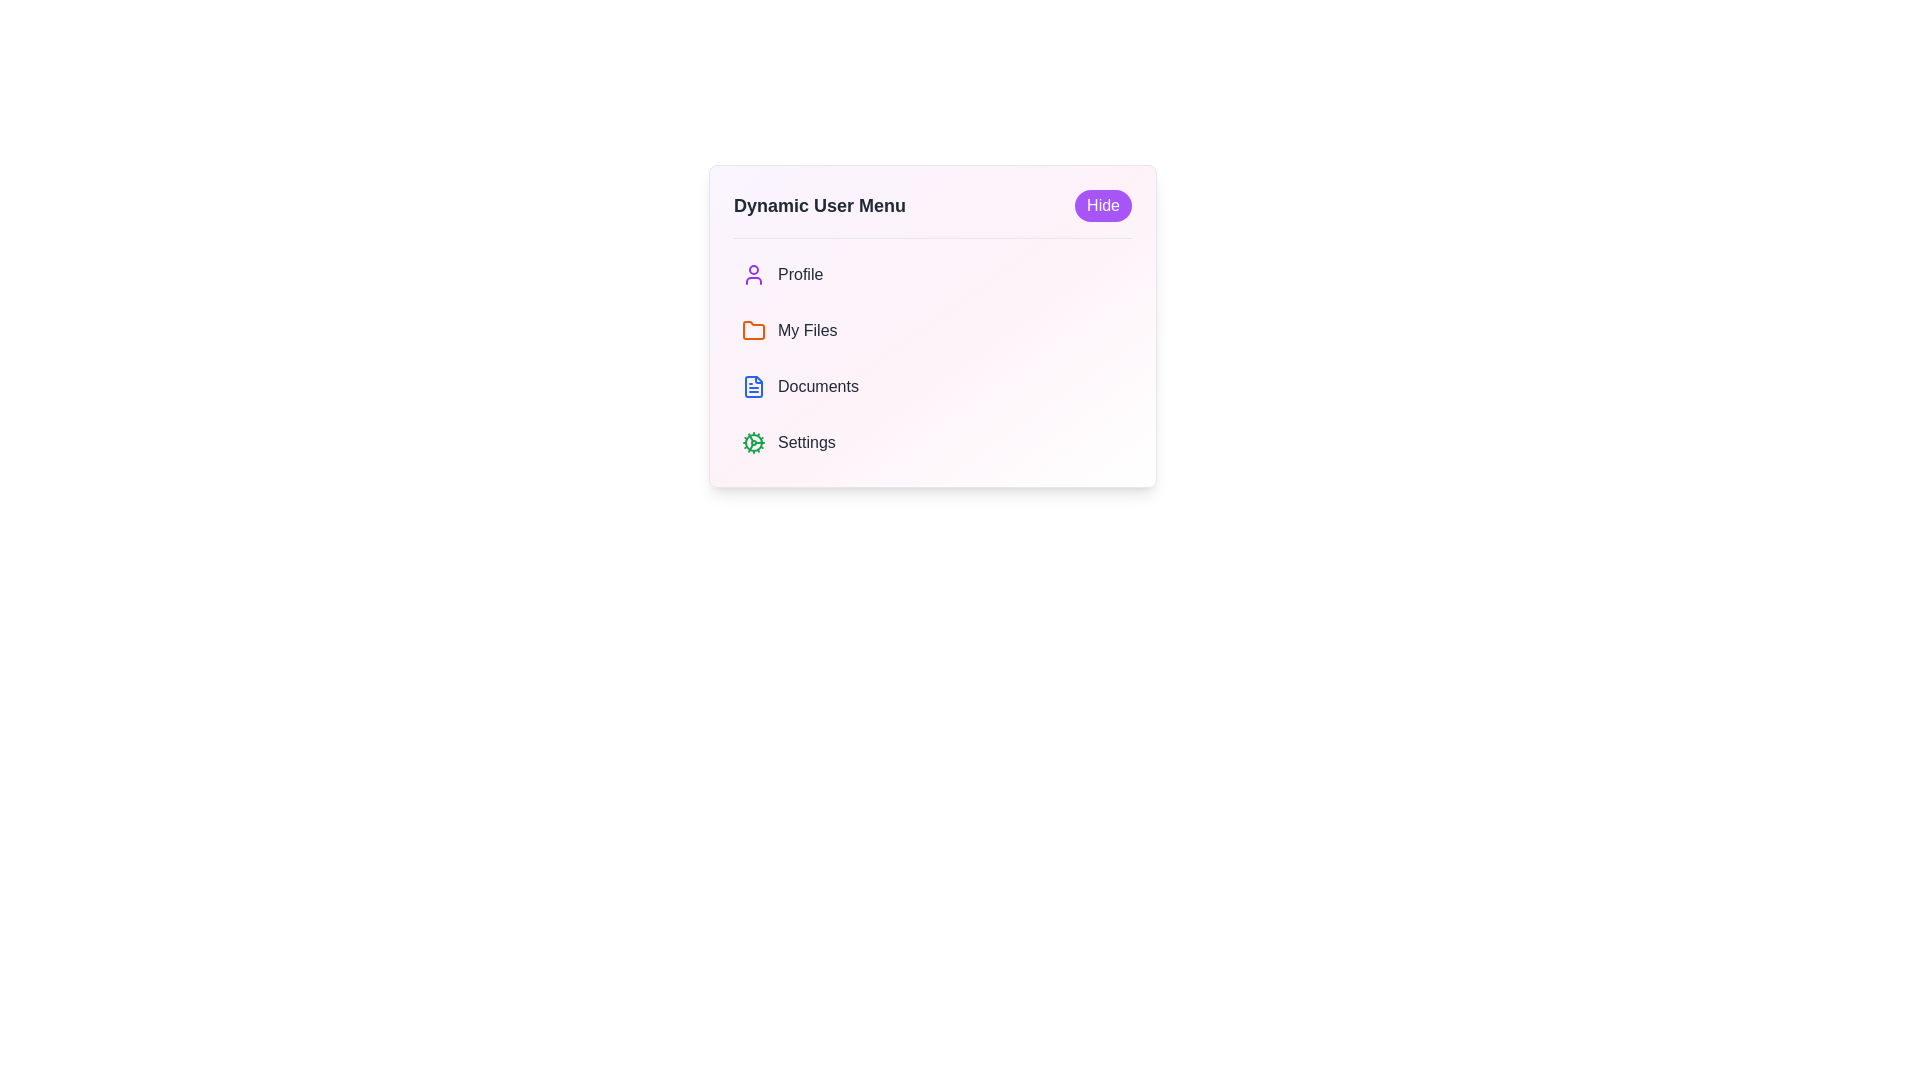 This screenshot has height=1080, width=1920. I want to click on the folder icon, which is small, orange, and located next to the text 'My Files' in the second row of the menu list, so click(752, 330).